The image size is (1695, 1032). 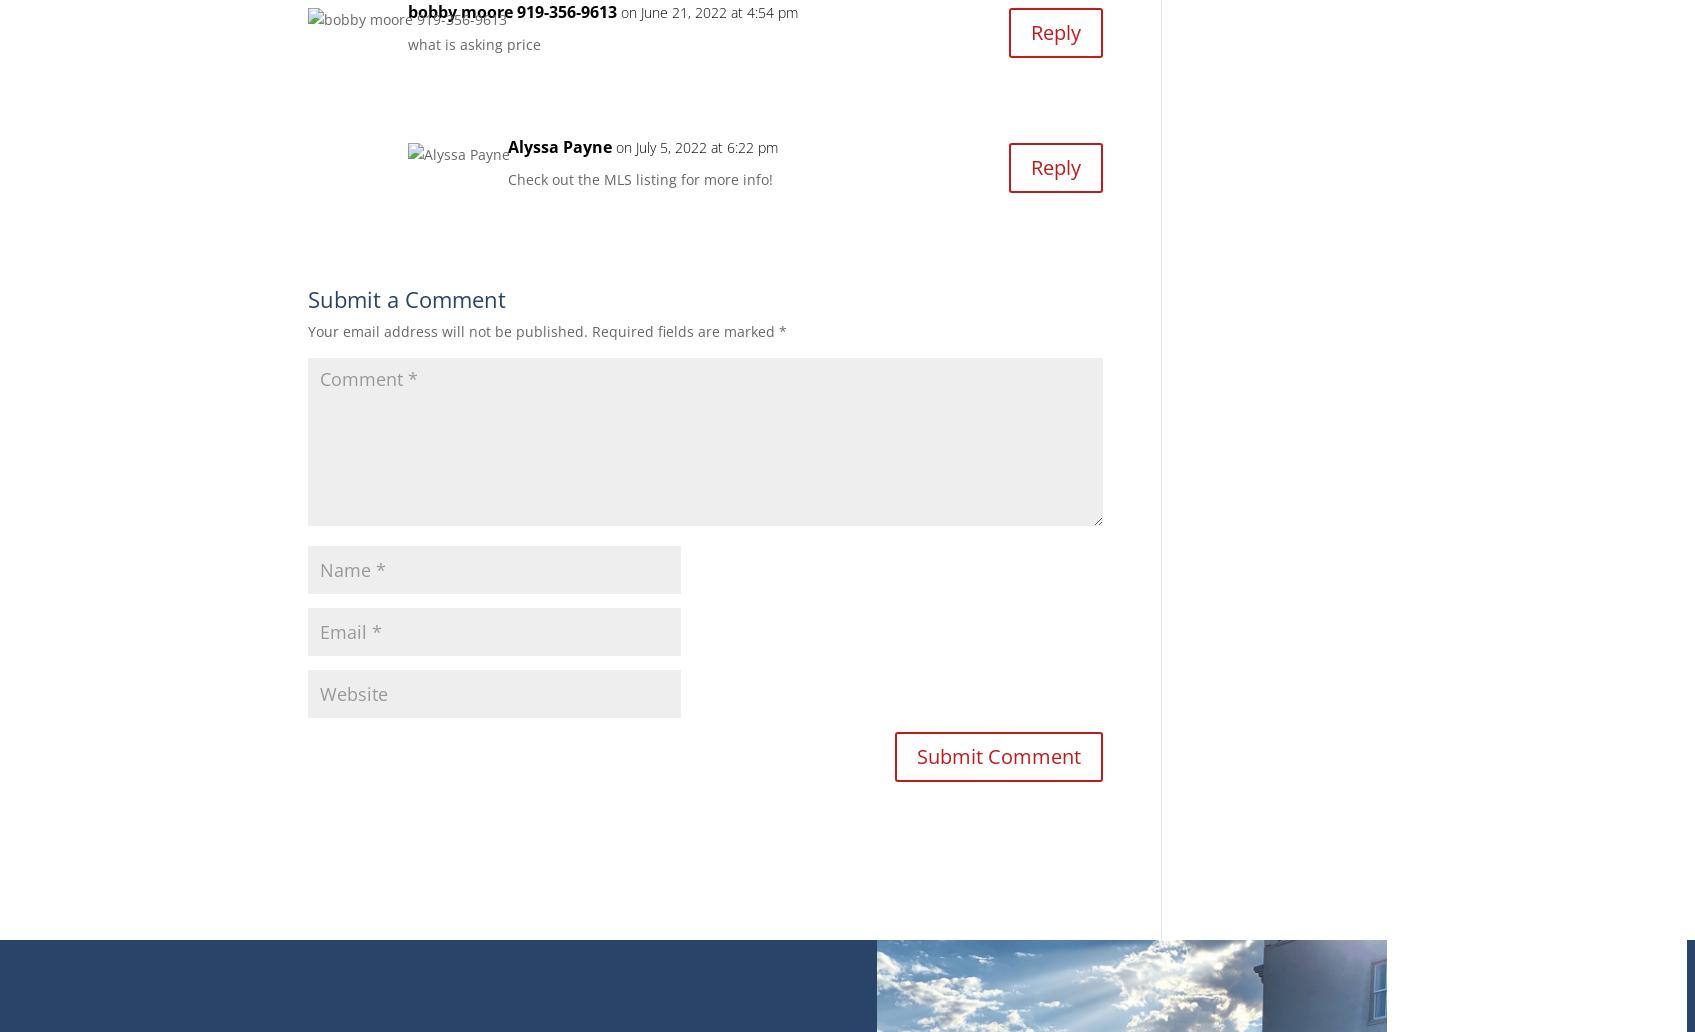 I want to click on 'Submit a Comment', so click(x=306, y=298).